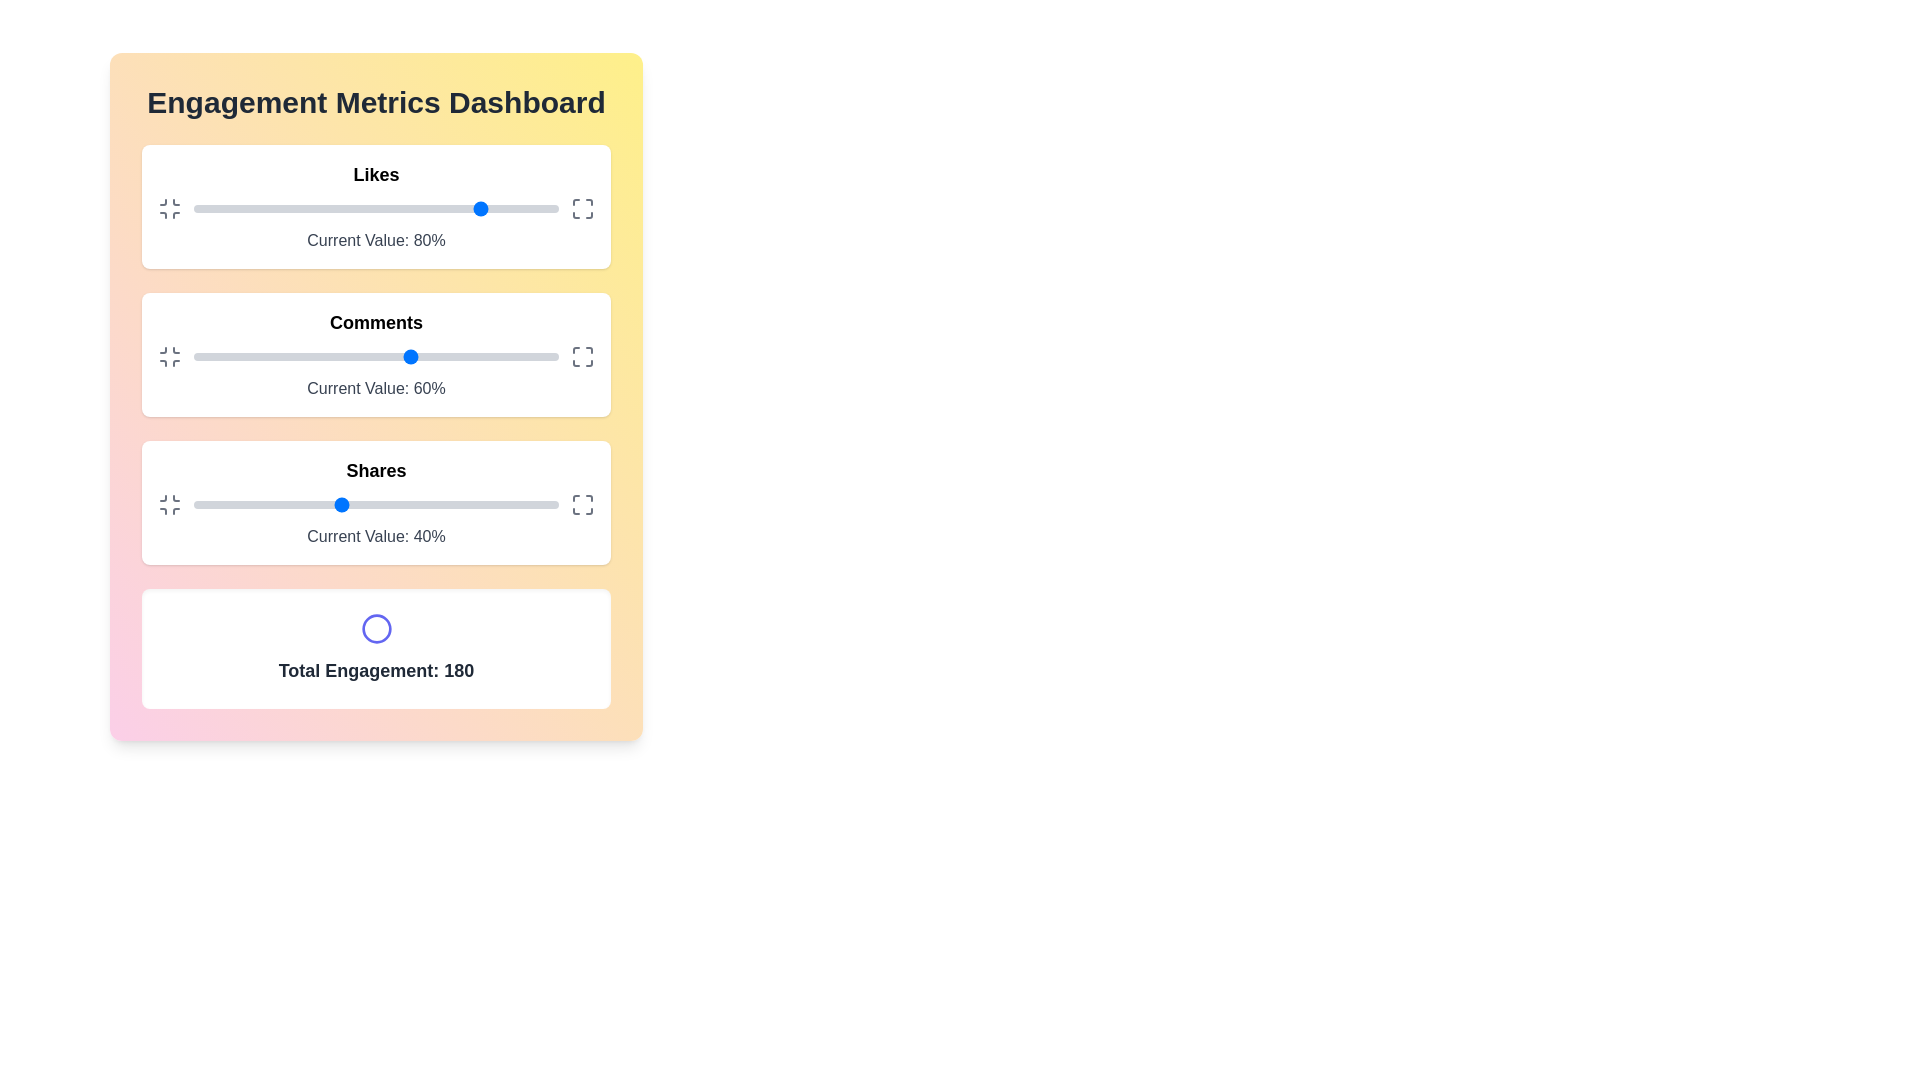 The width and height of the screenshot is (1920, 1080). Describe the element at coordinates (247, 208) in the screenshot. I see `the slider` at that location.